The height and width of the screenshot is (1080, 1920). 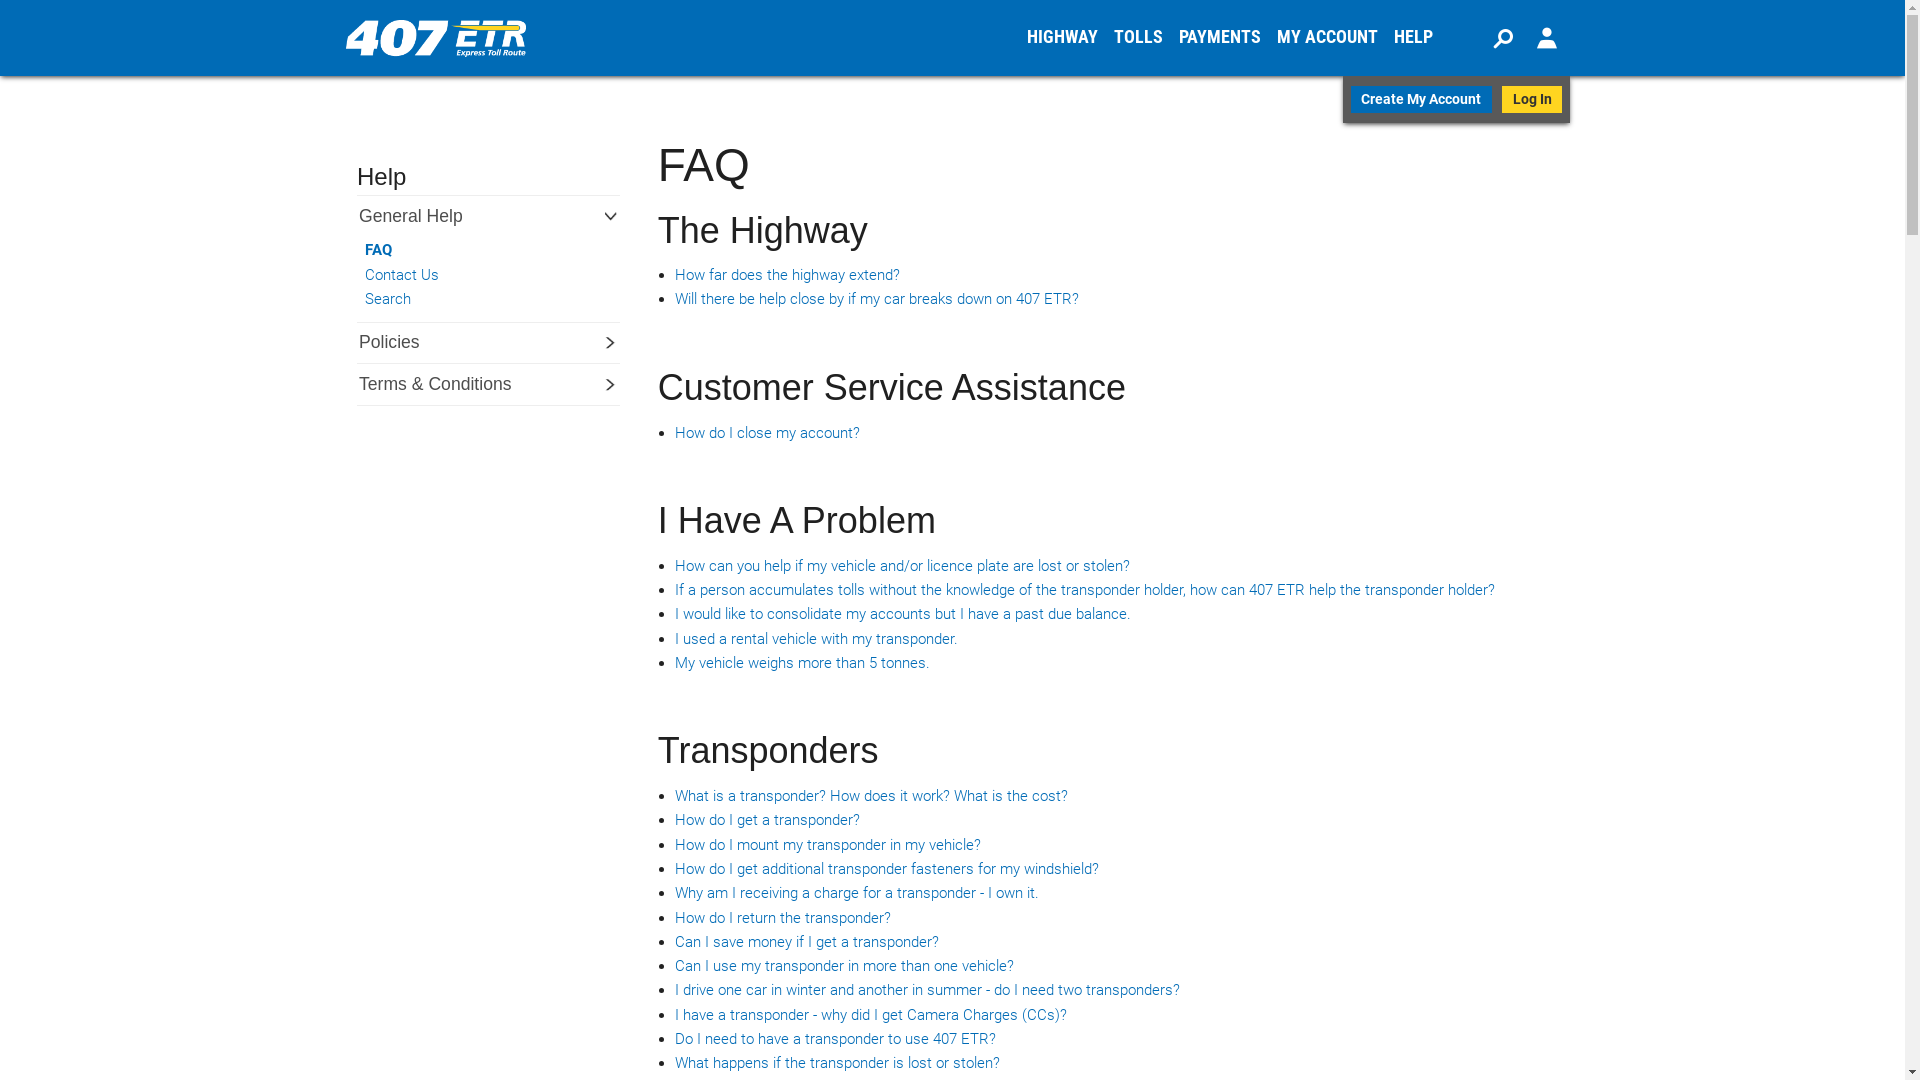 I want to click on 'How do I get a transponder?', so click(x=766, y=820).